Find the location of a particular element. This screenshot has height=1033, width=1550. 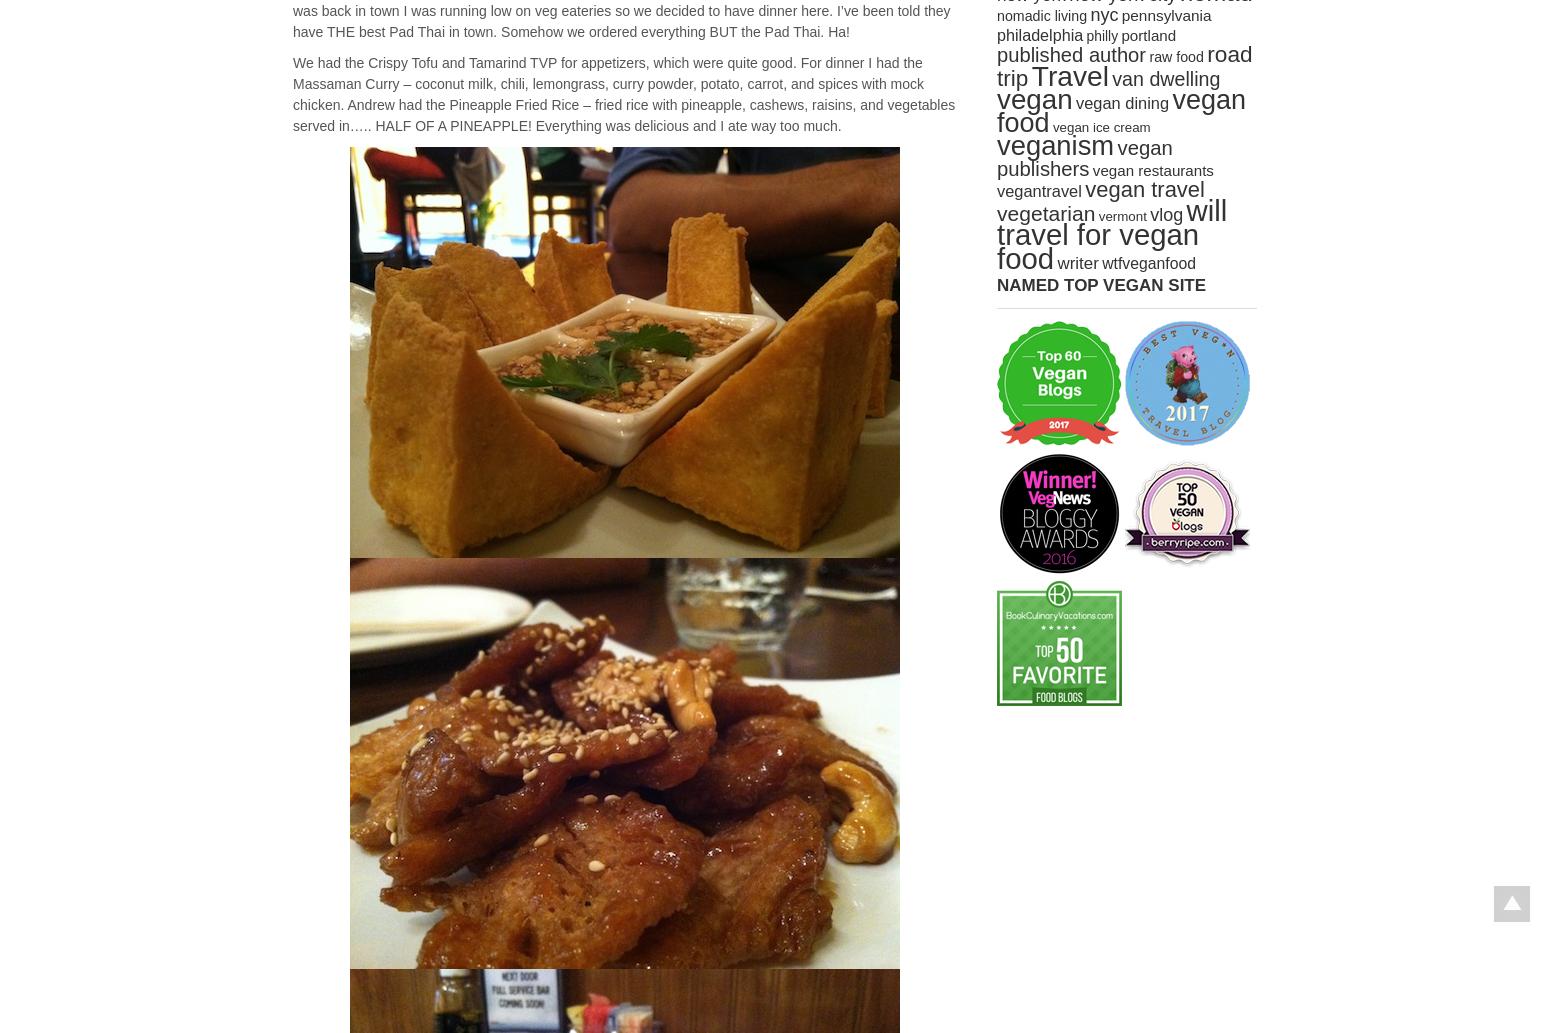

'Travel' is located at coordinates (1069, 76).